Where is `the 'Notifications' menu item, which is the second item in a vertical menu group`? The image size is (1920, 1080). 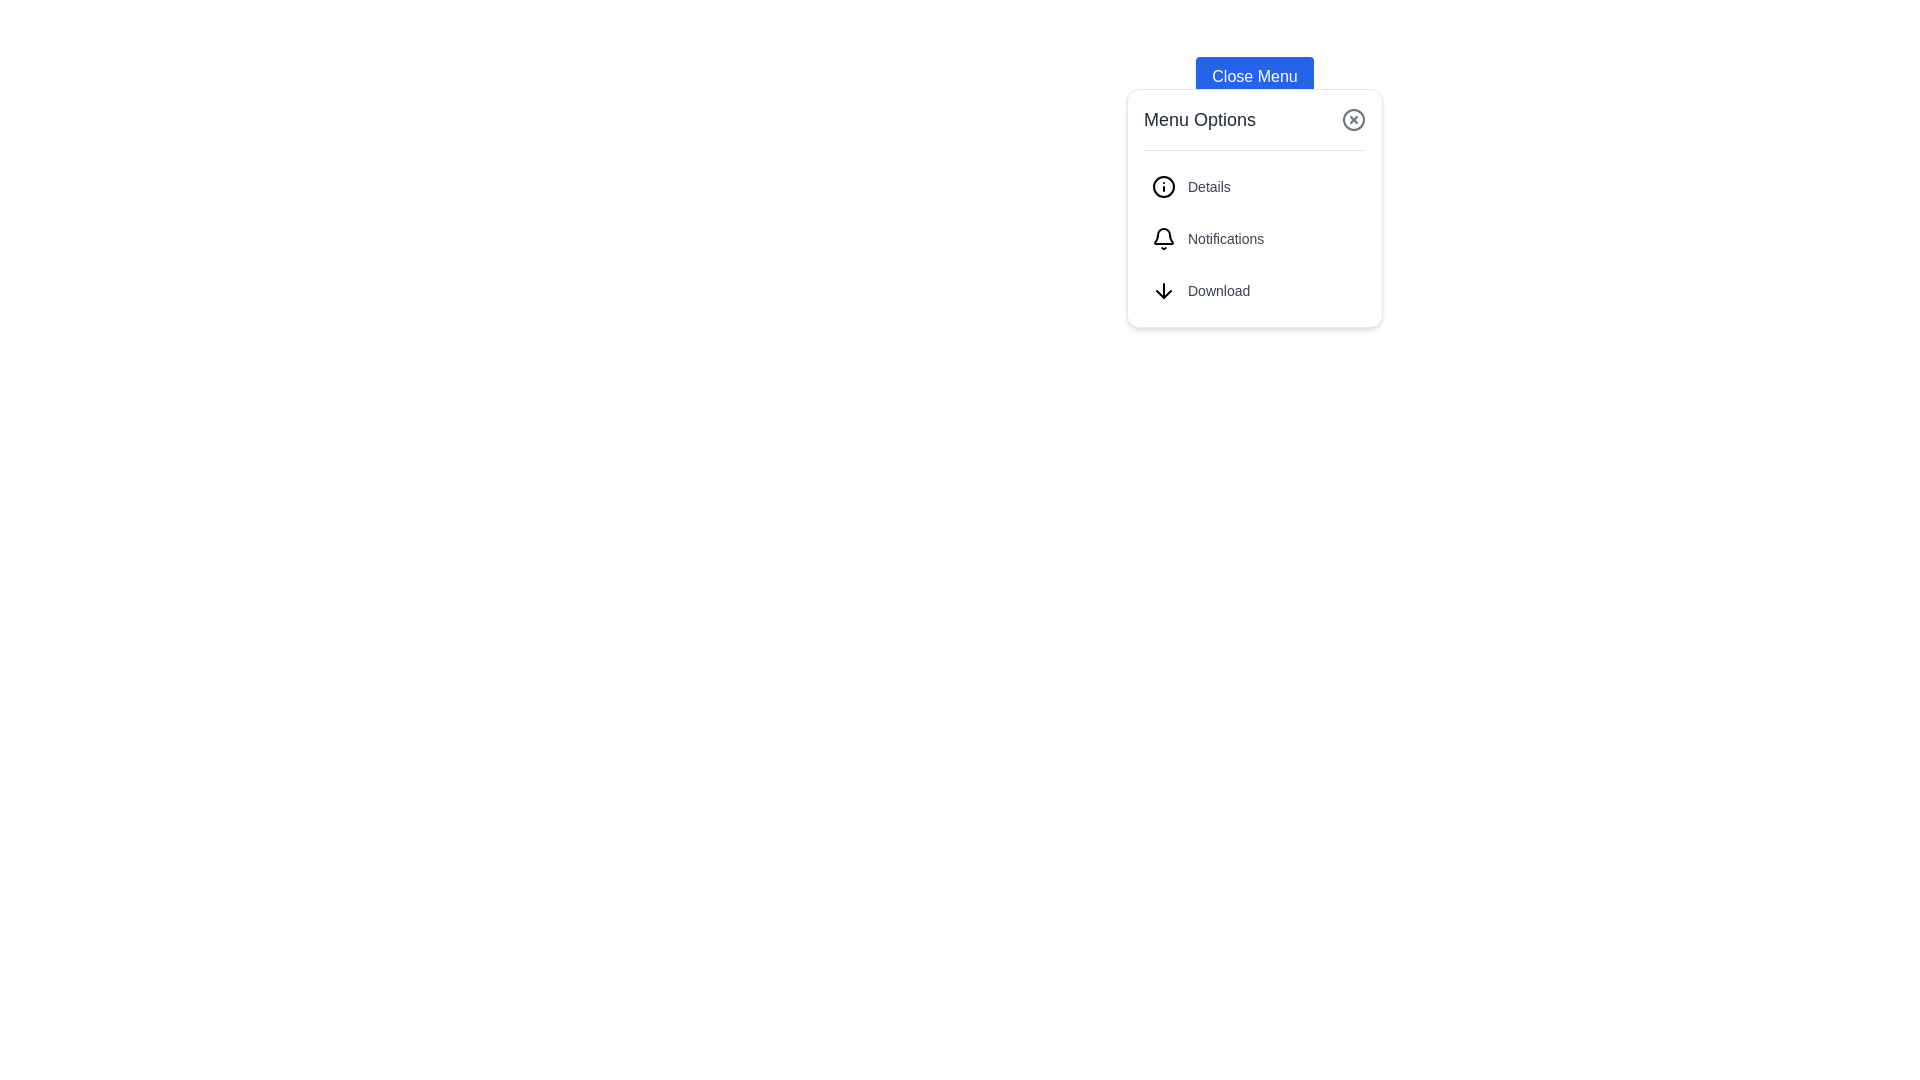 the 'Notifications' menu item, which is the second item in a vertical menu group is located at coordinates (1253, 238).